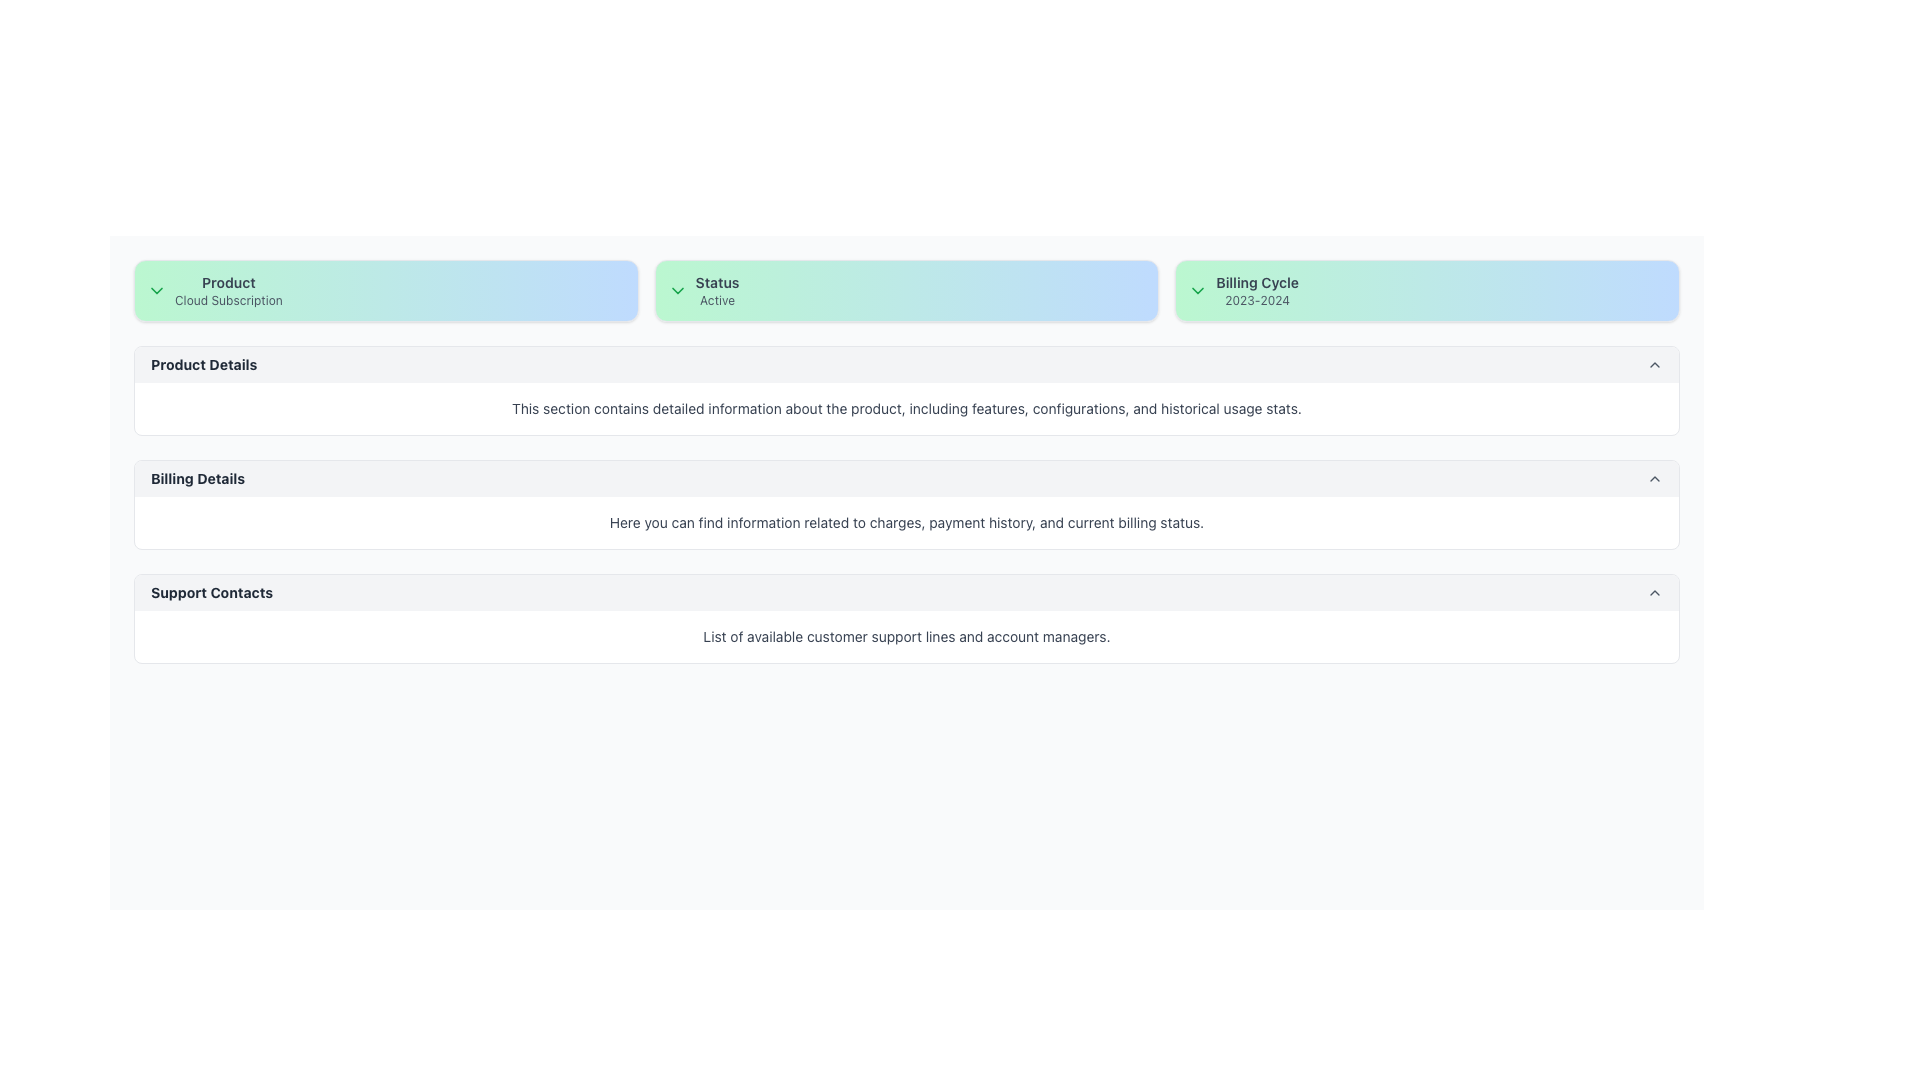 This screenshot has height=1080, width=1920. I want to click on the static text label that provides information about the 'Support Contacts' section, located beneath the header 'Support Contacts', so click(906, 636).